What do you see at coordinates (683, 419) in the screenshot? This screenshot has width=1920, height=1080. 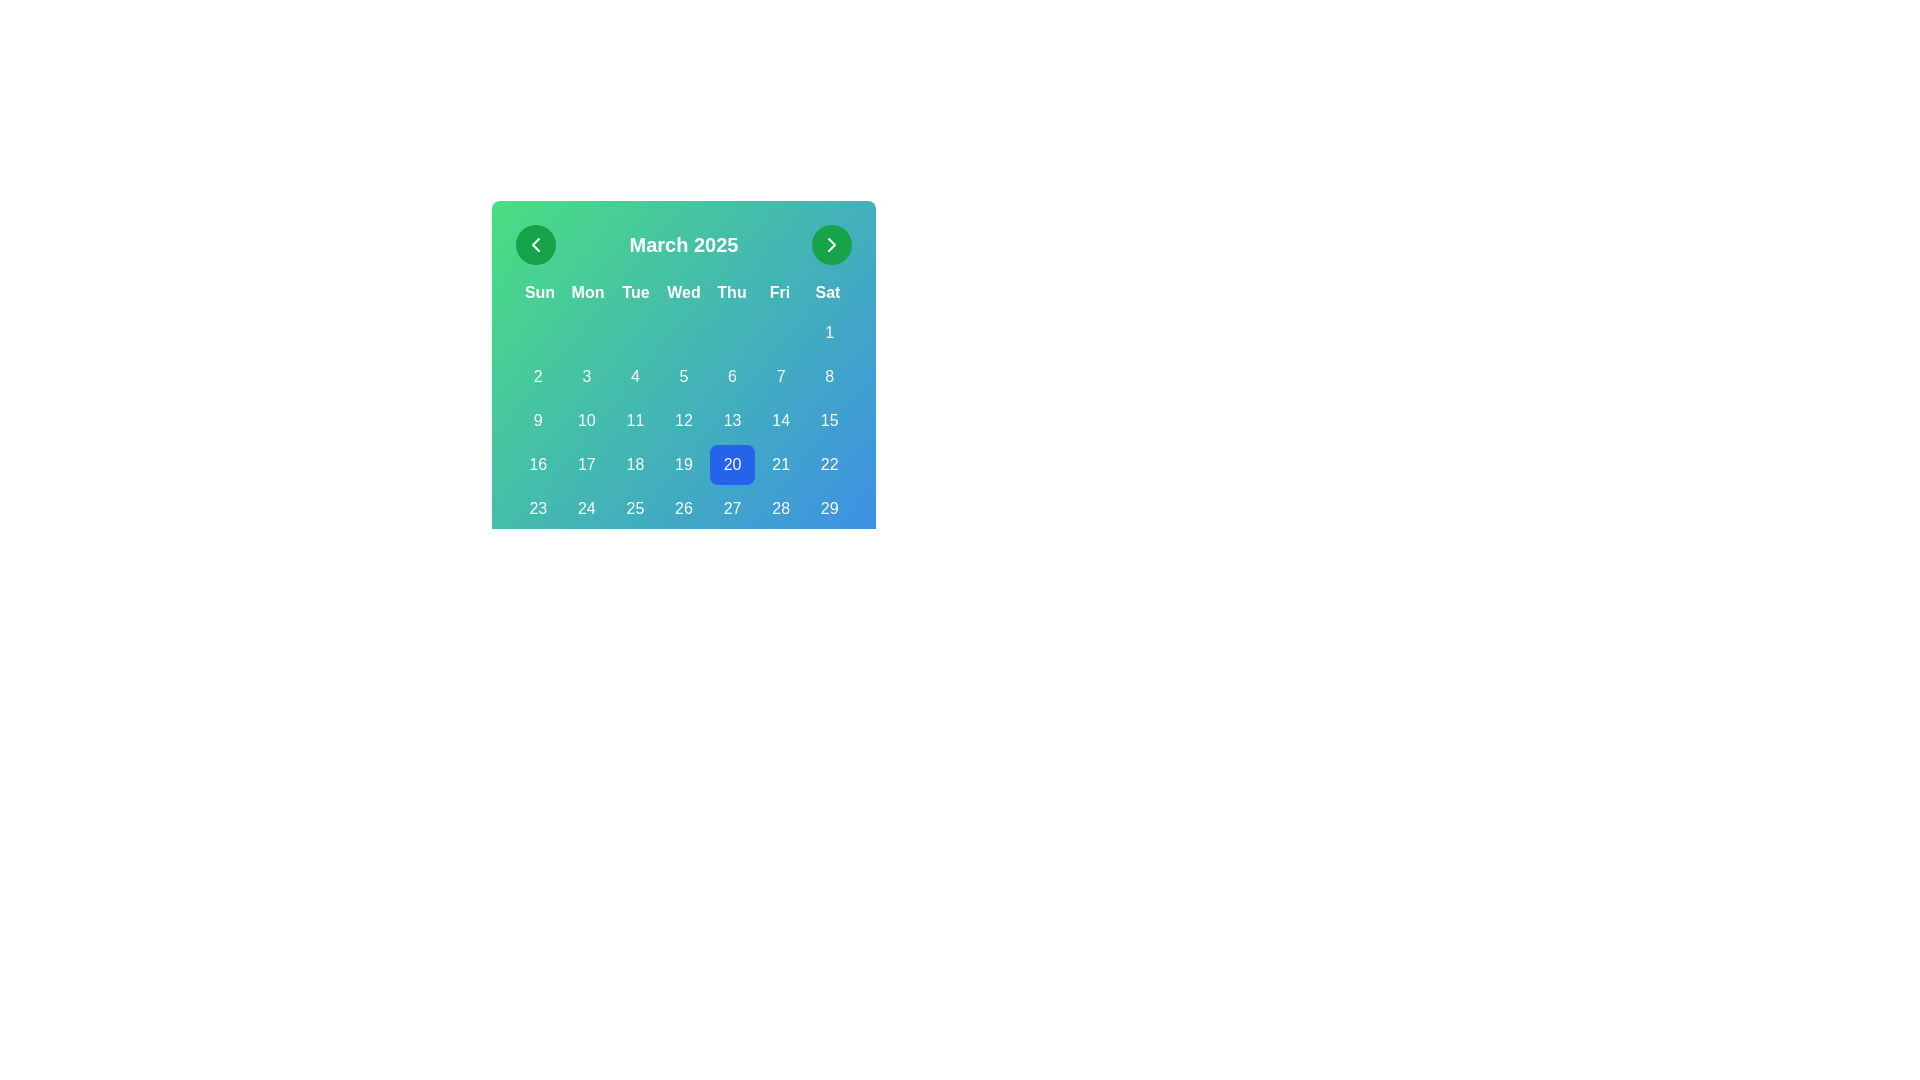 I see `the selectable button representing the 12th day of the month in the calendar grid layout` at bounding box center [683, 419].